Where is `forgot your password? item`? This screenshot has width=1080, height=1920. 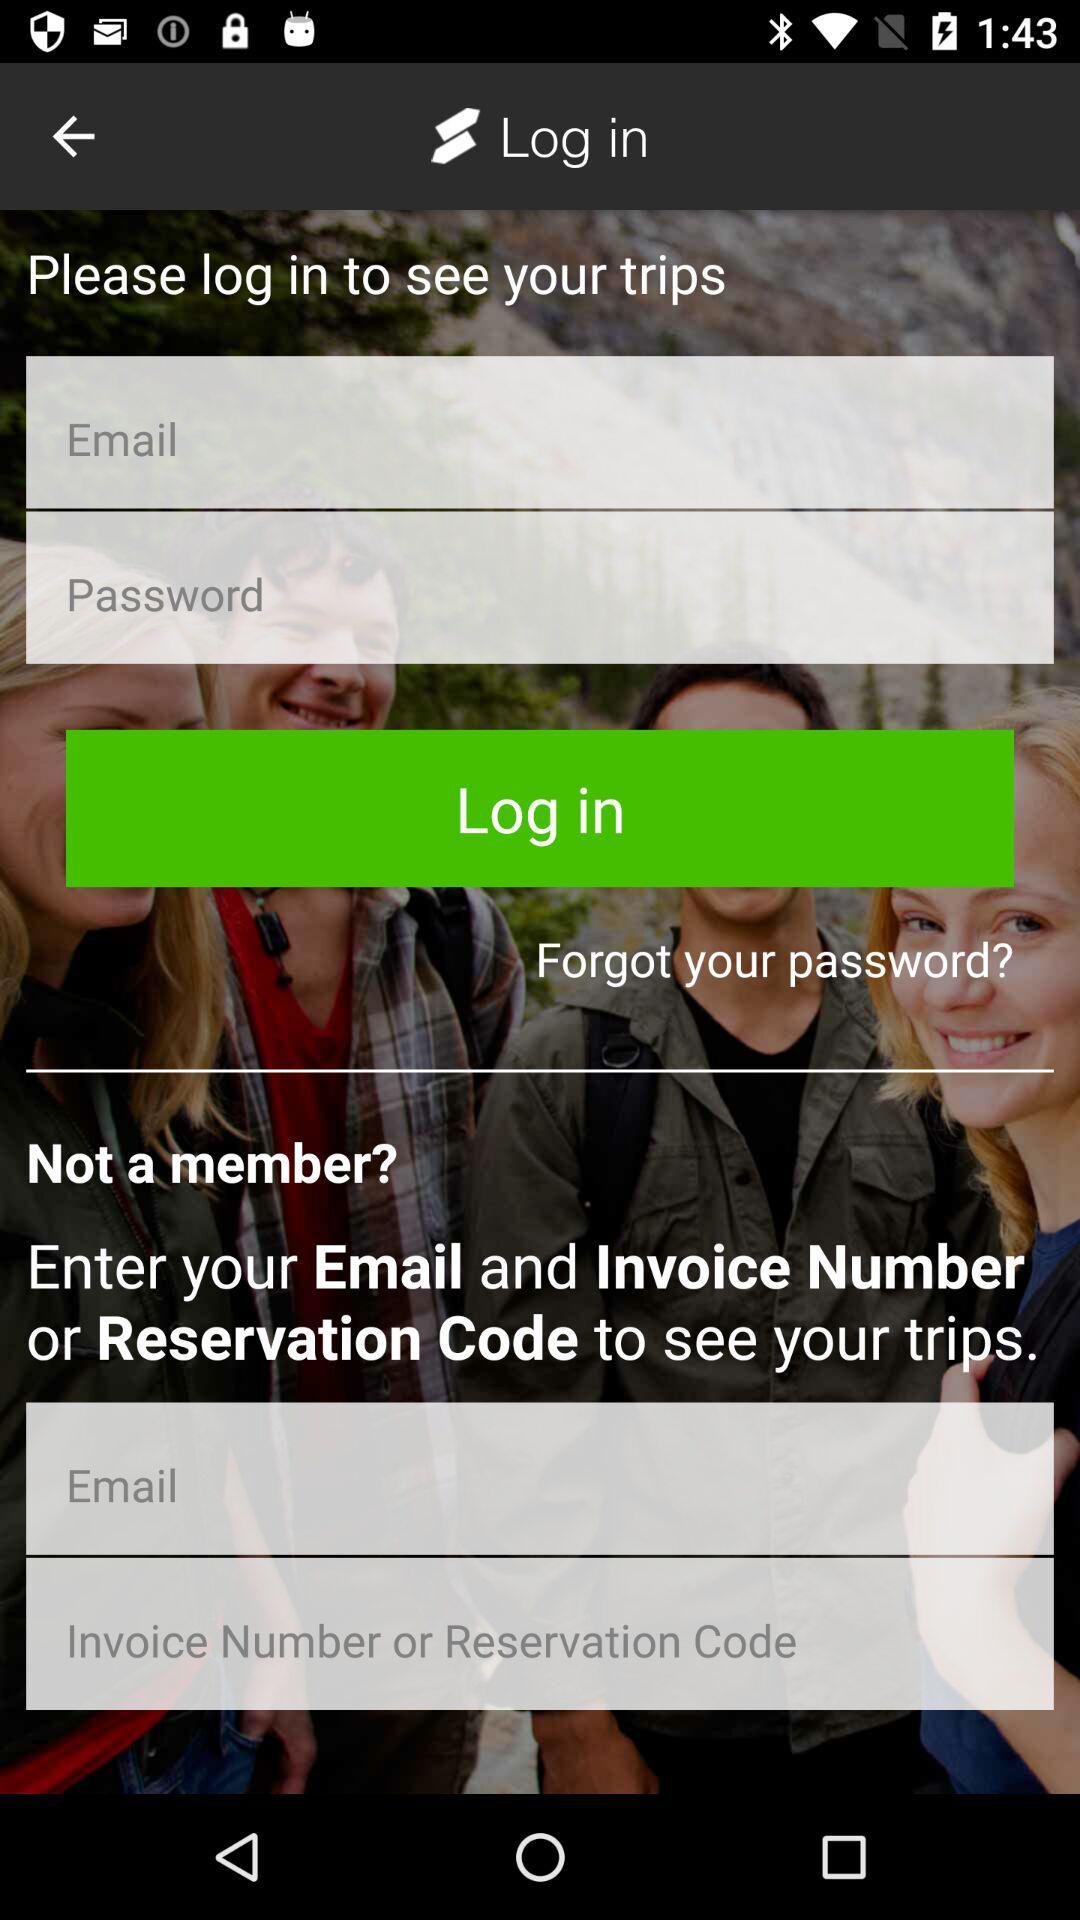
forgot your password? item is located at coordinates (540, 957).